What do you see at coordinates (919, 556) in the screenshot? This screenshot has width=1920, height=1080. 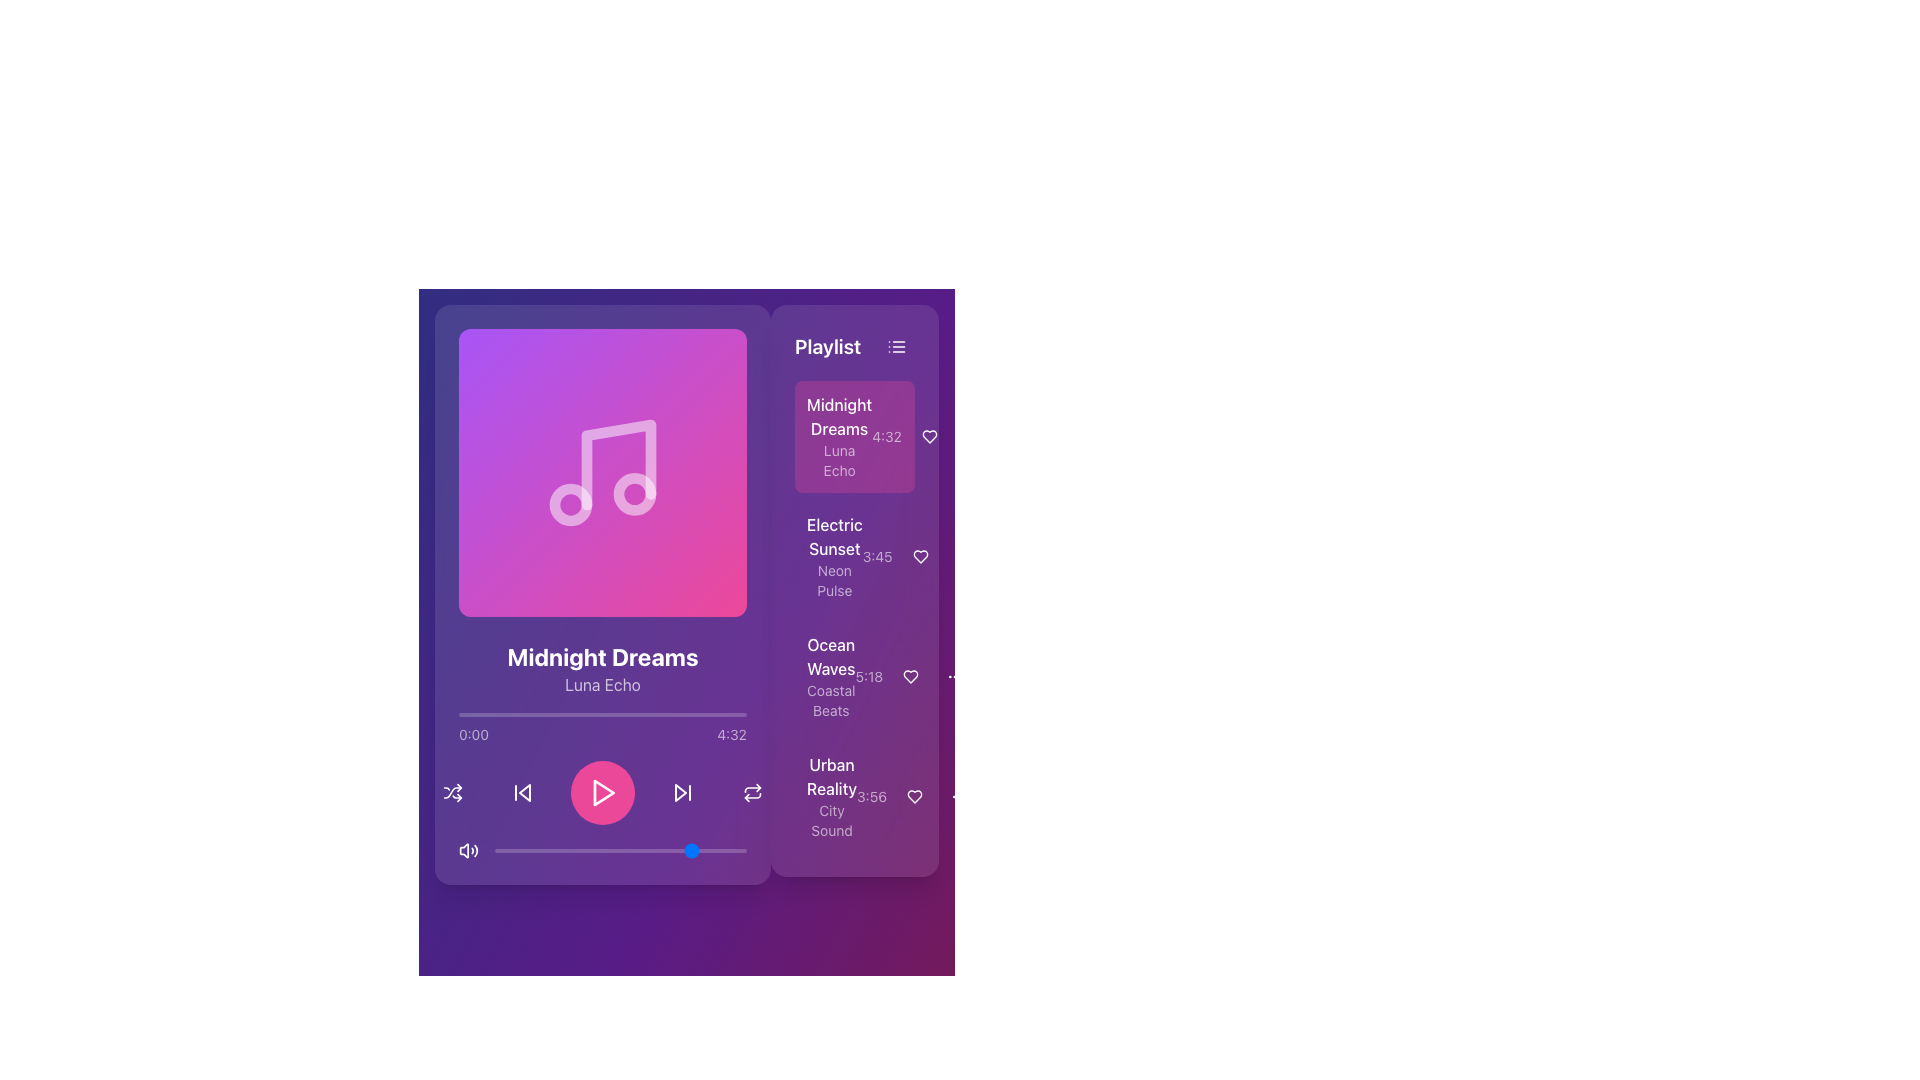 I see `the heart-shaped icon button outlined in white, located to the right of the text '3:45' in the playlist item 'Electric Sunset'` at bounding box center [919, 556].